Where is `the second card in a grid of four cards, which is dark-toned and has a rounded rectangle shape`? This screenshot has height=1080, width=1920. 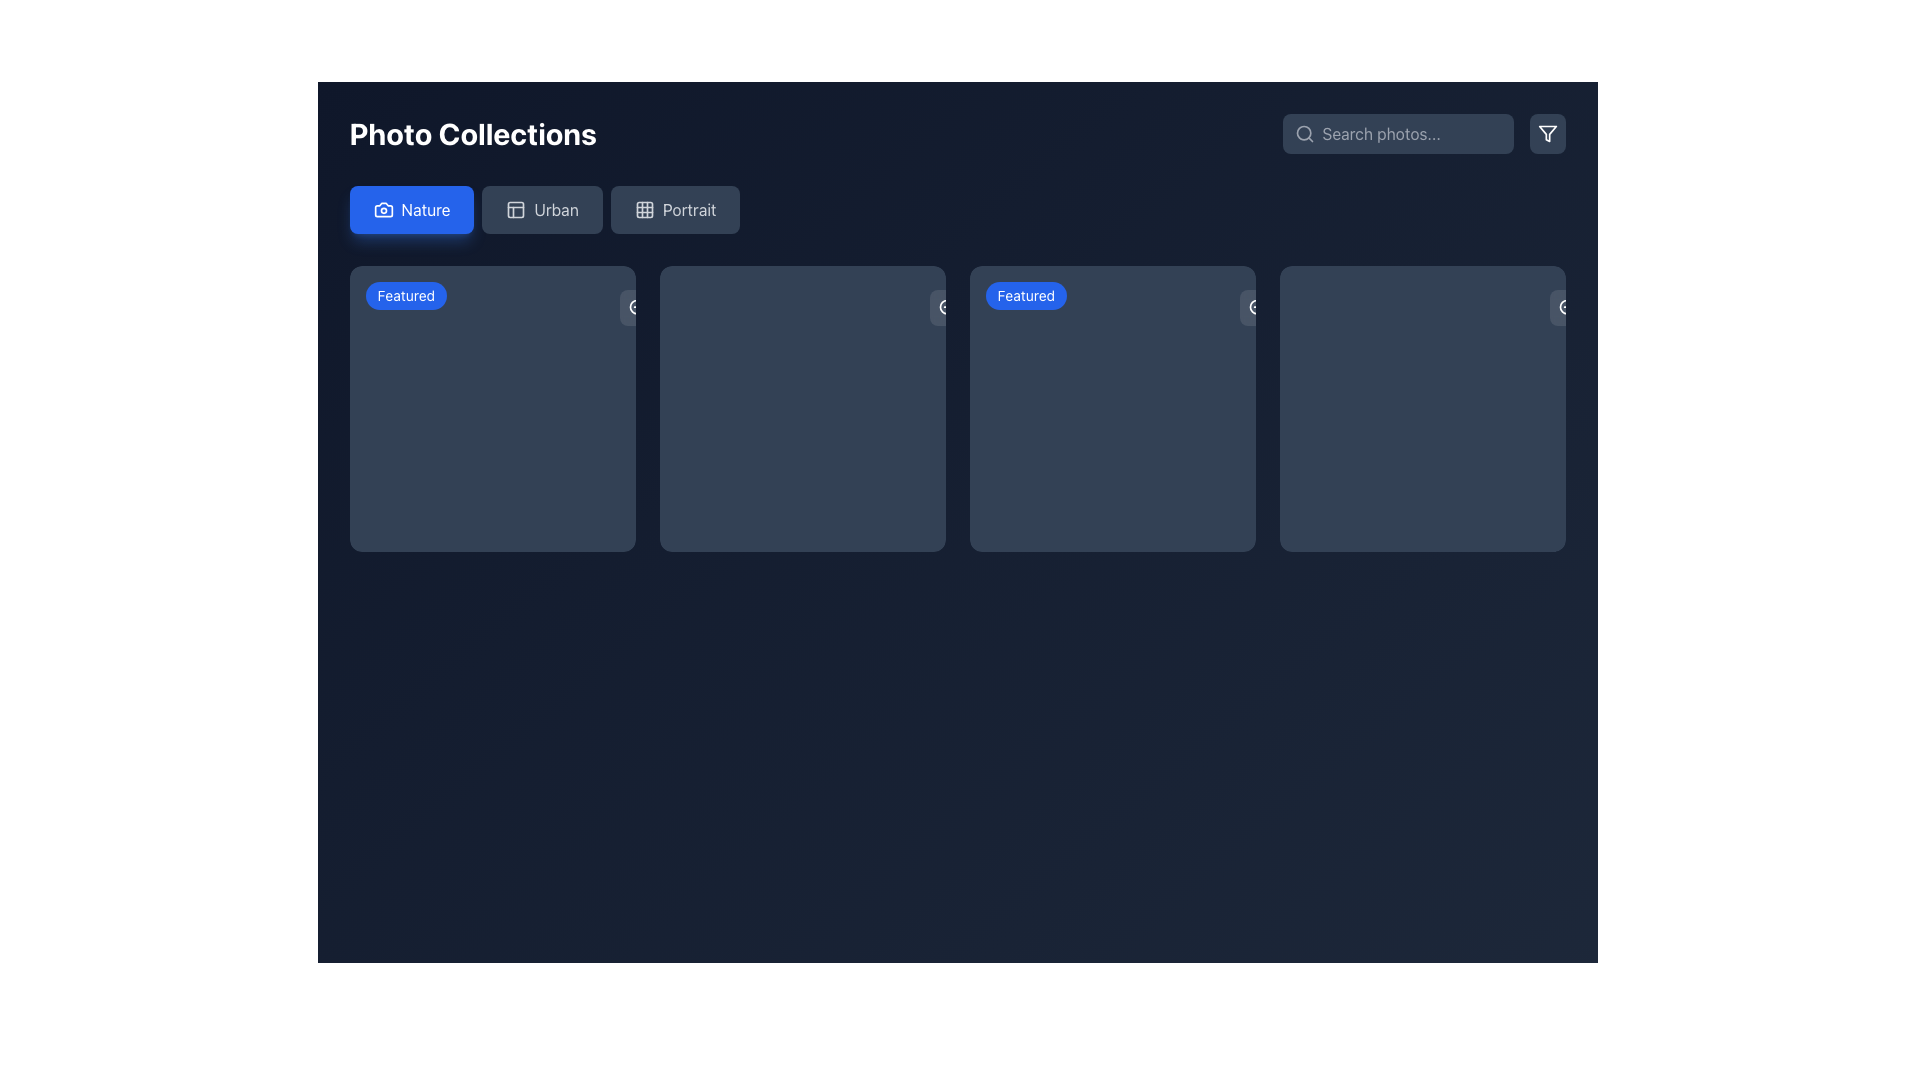
the second card in a grid of four cards, which is dark-toned and has a rounded rectangle shape is located at coordinates (802, 407).